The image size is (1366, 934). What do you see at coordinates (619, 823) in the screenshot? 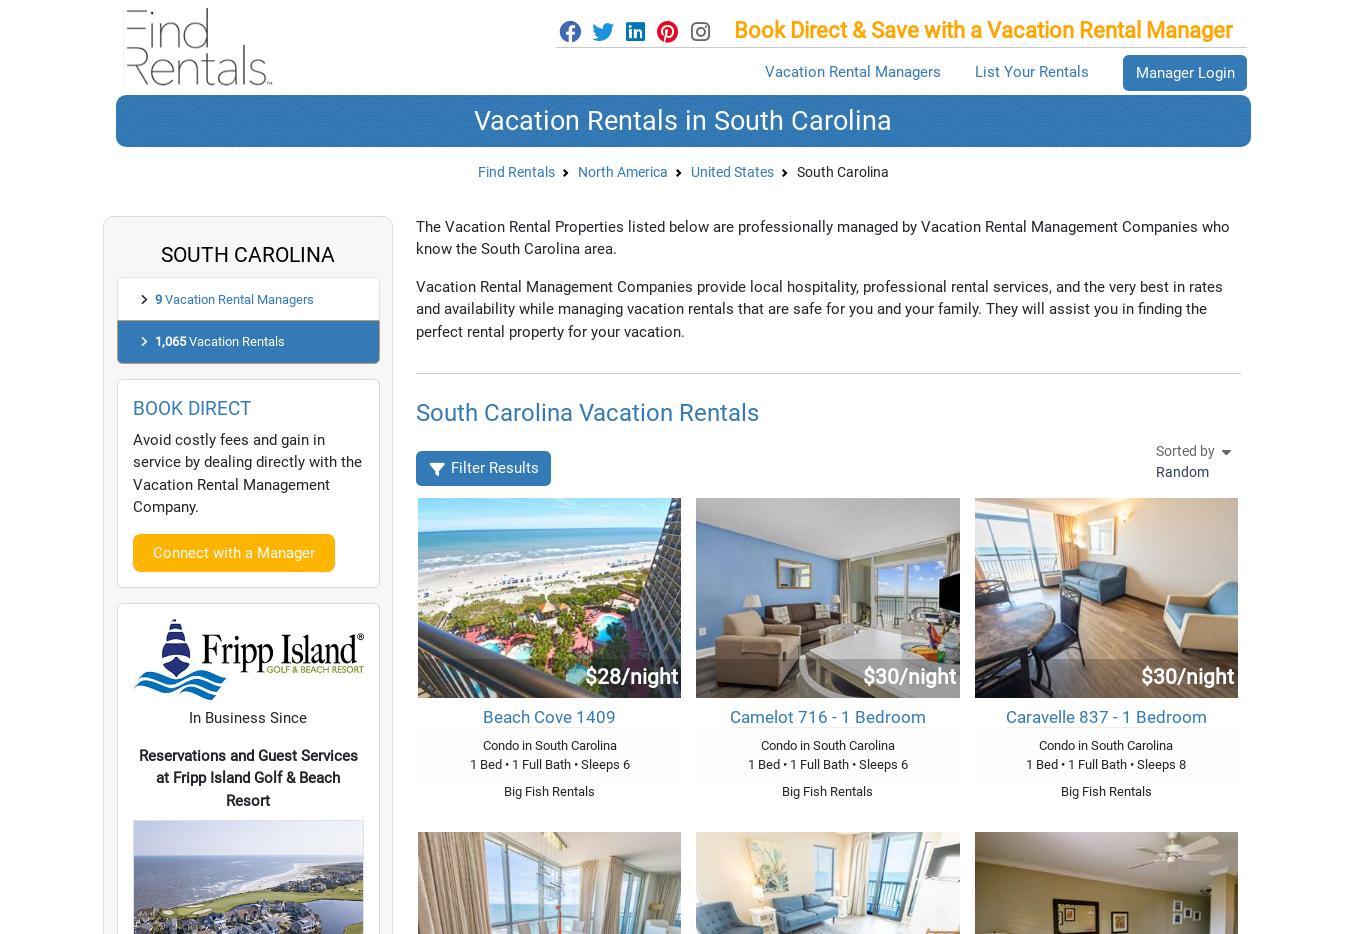
I see `'Absolutely, Find Rentals has 409 fishing
		rentals in South Carolina. You have also many other possibilities in South Carolina area, including:'` at bounding box center [619, 823].